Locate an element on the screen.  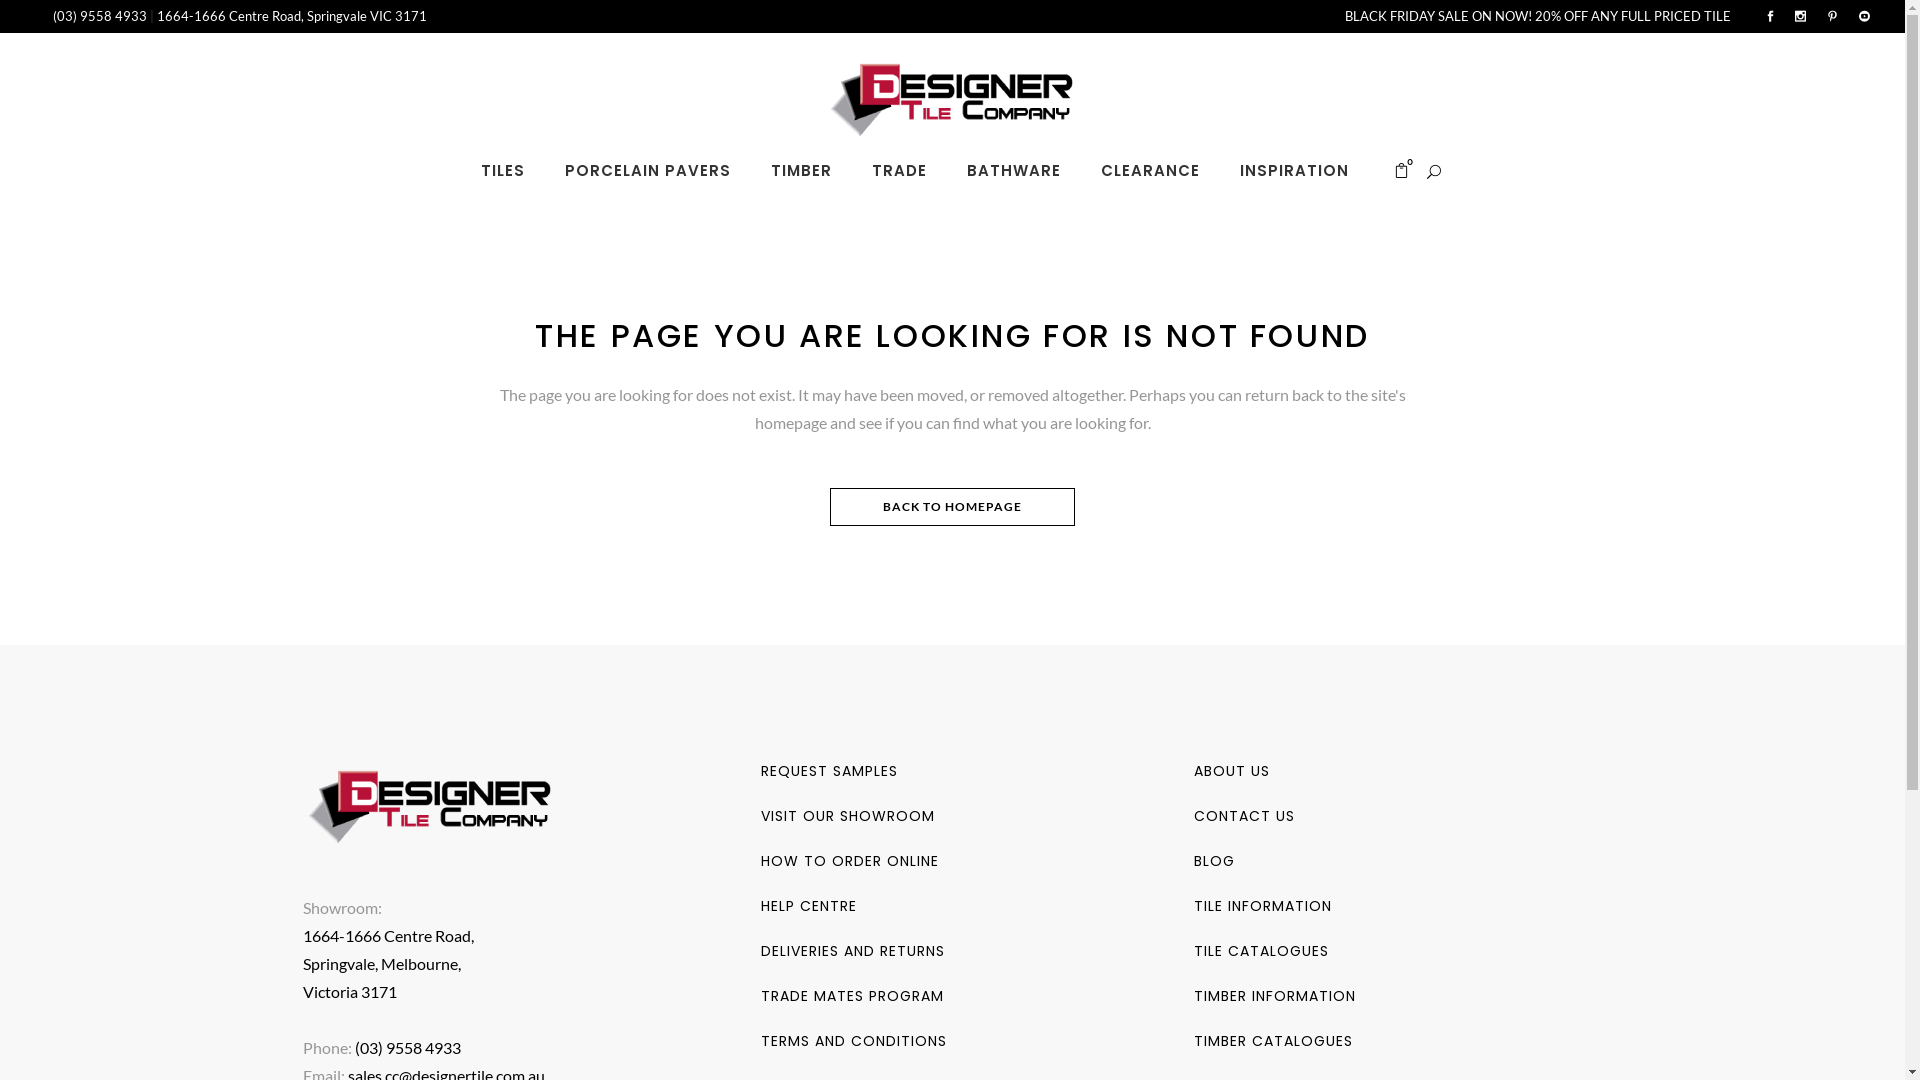
'INSPIRATION' is located at coordinates (1218, 169).